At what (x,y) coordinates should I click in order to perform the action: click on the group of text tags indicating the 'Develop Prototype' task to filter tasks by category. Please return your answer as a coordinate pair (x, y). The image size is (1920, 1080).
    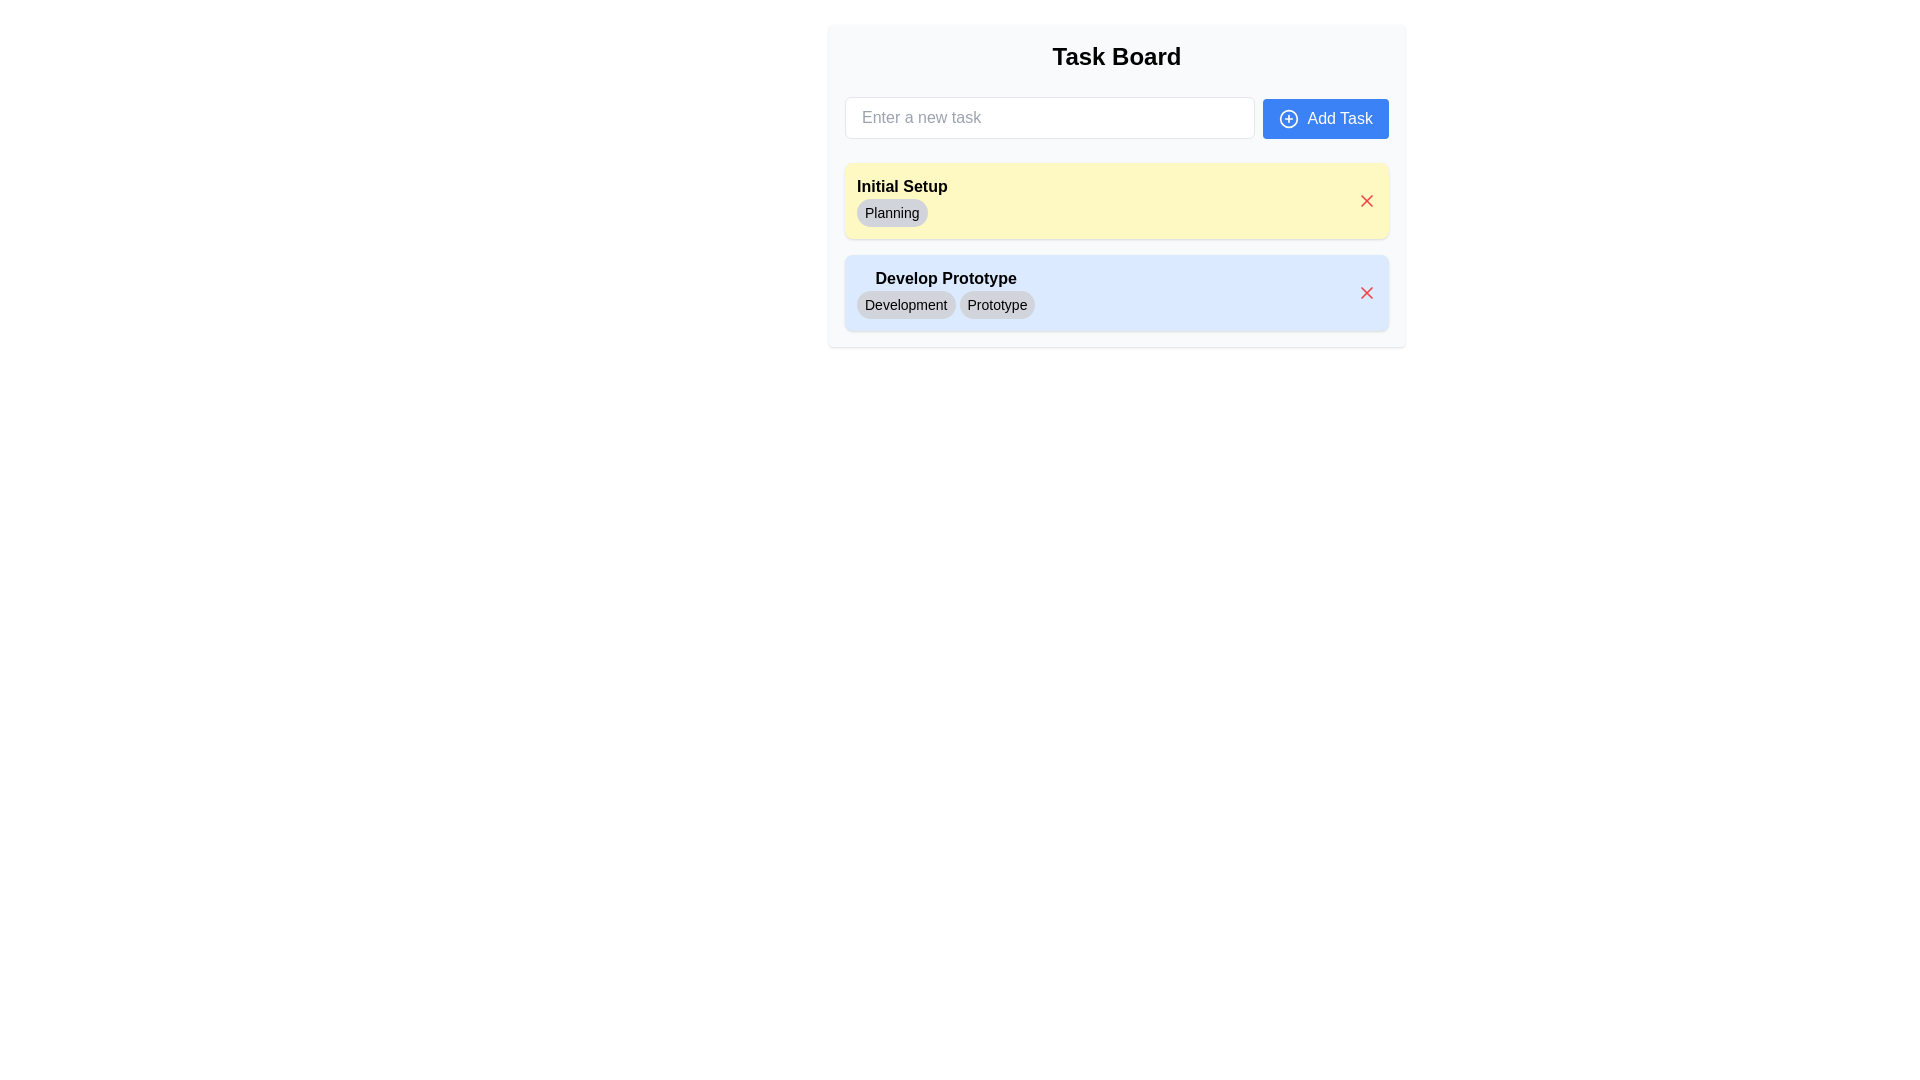
    Looking at the image, I should click on (944, 293).